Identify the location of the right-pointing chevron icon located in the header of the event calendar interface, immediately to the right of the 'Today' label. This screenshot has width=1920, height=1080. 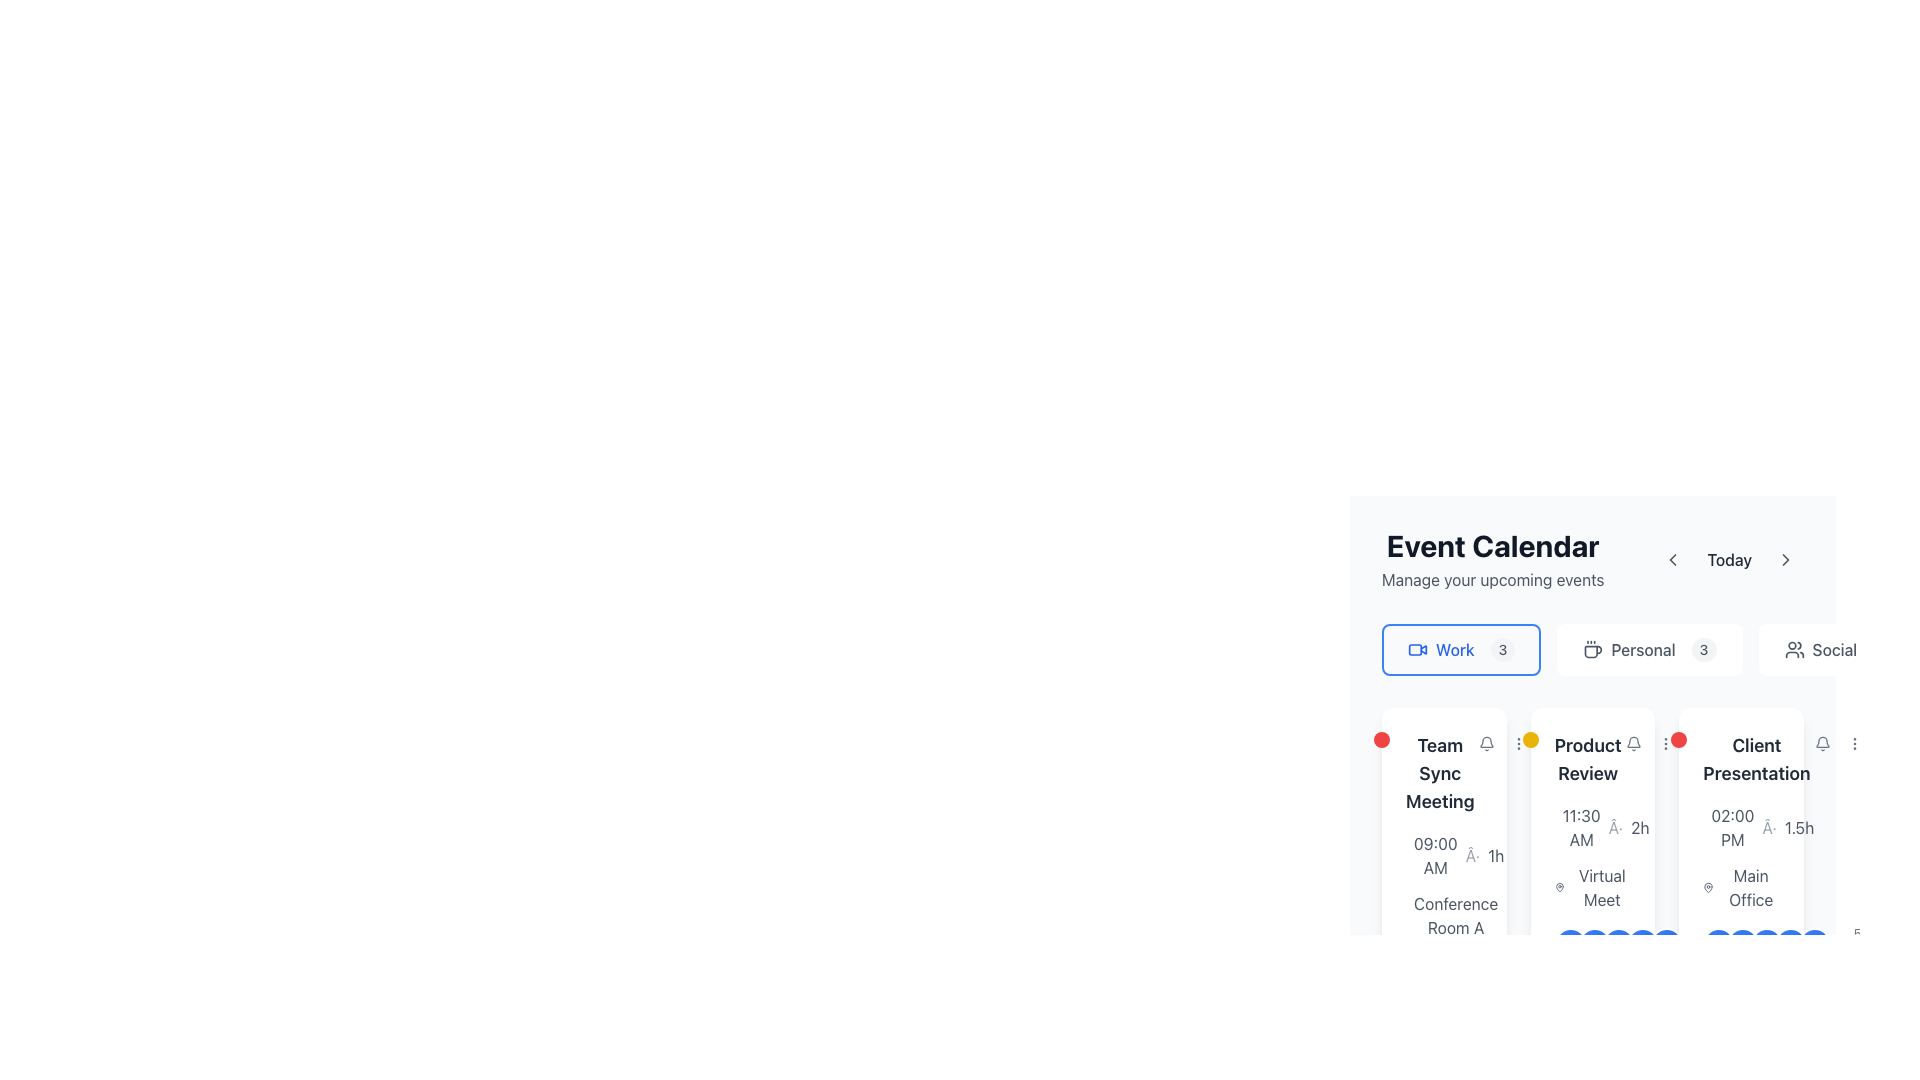
(1785, 559).